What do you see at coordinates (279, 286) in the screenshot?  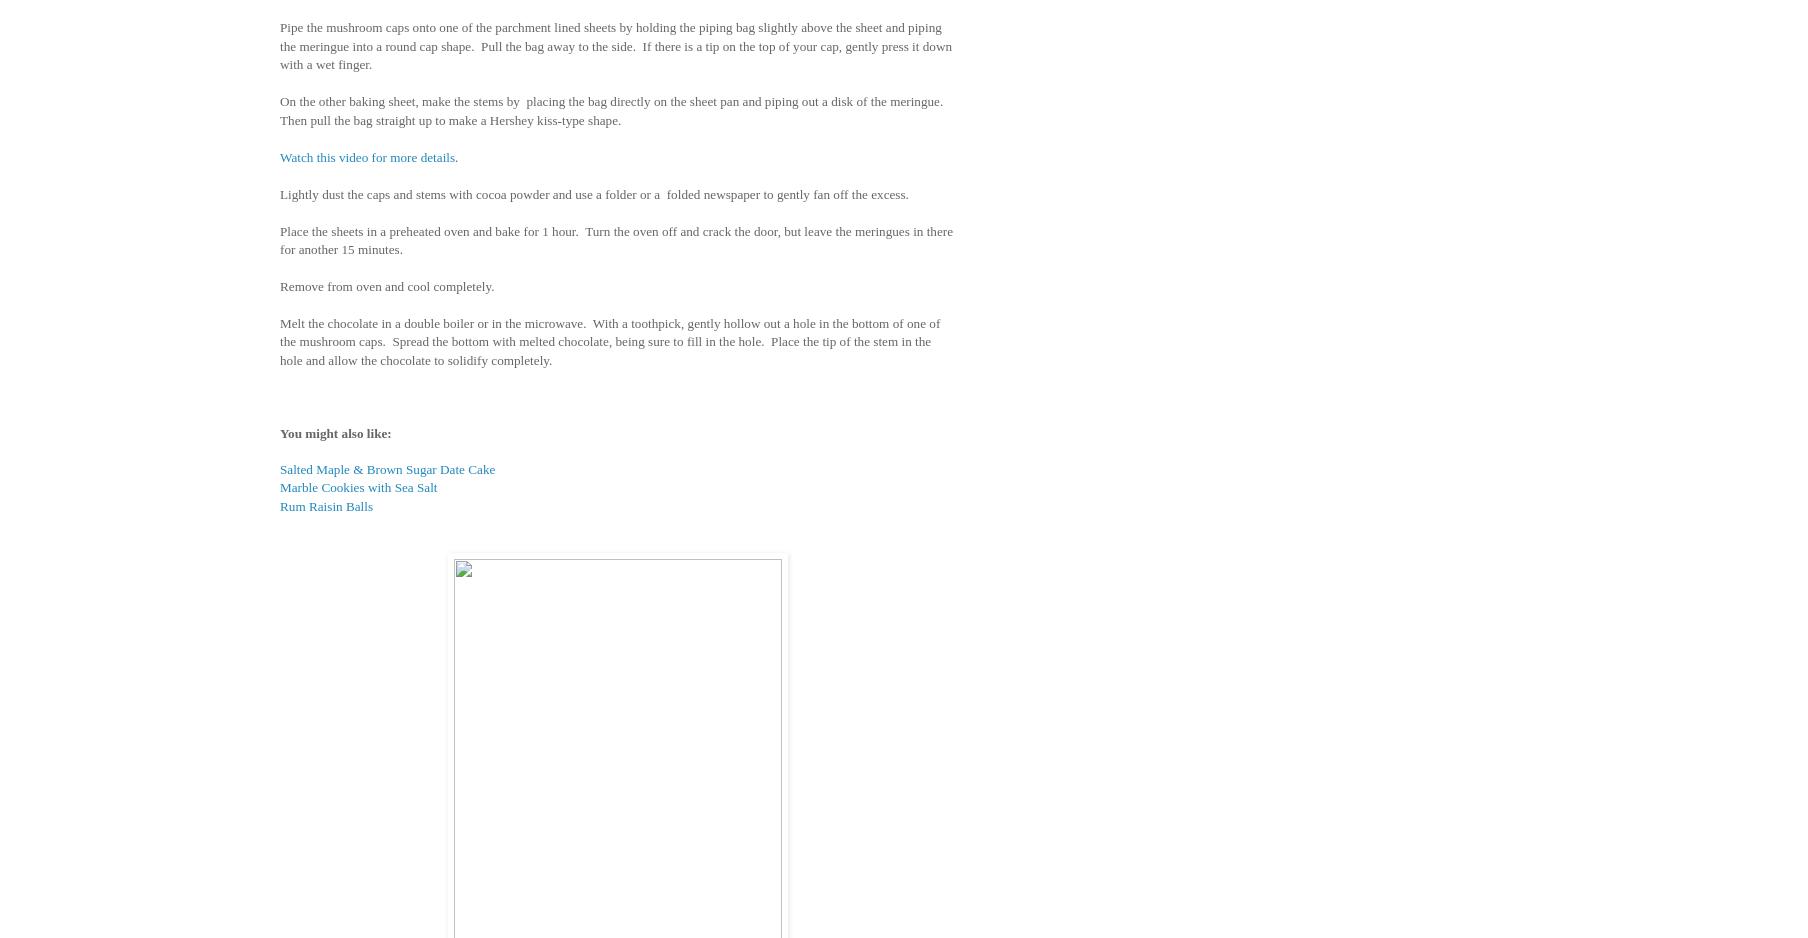 I see `'Remove from oven and cool completely.'` at bounding box center [279, 286].